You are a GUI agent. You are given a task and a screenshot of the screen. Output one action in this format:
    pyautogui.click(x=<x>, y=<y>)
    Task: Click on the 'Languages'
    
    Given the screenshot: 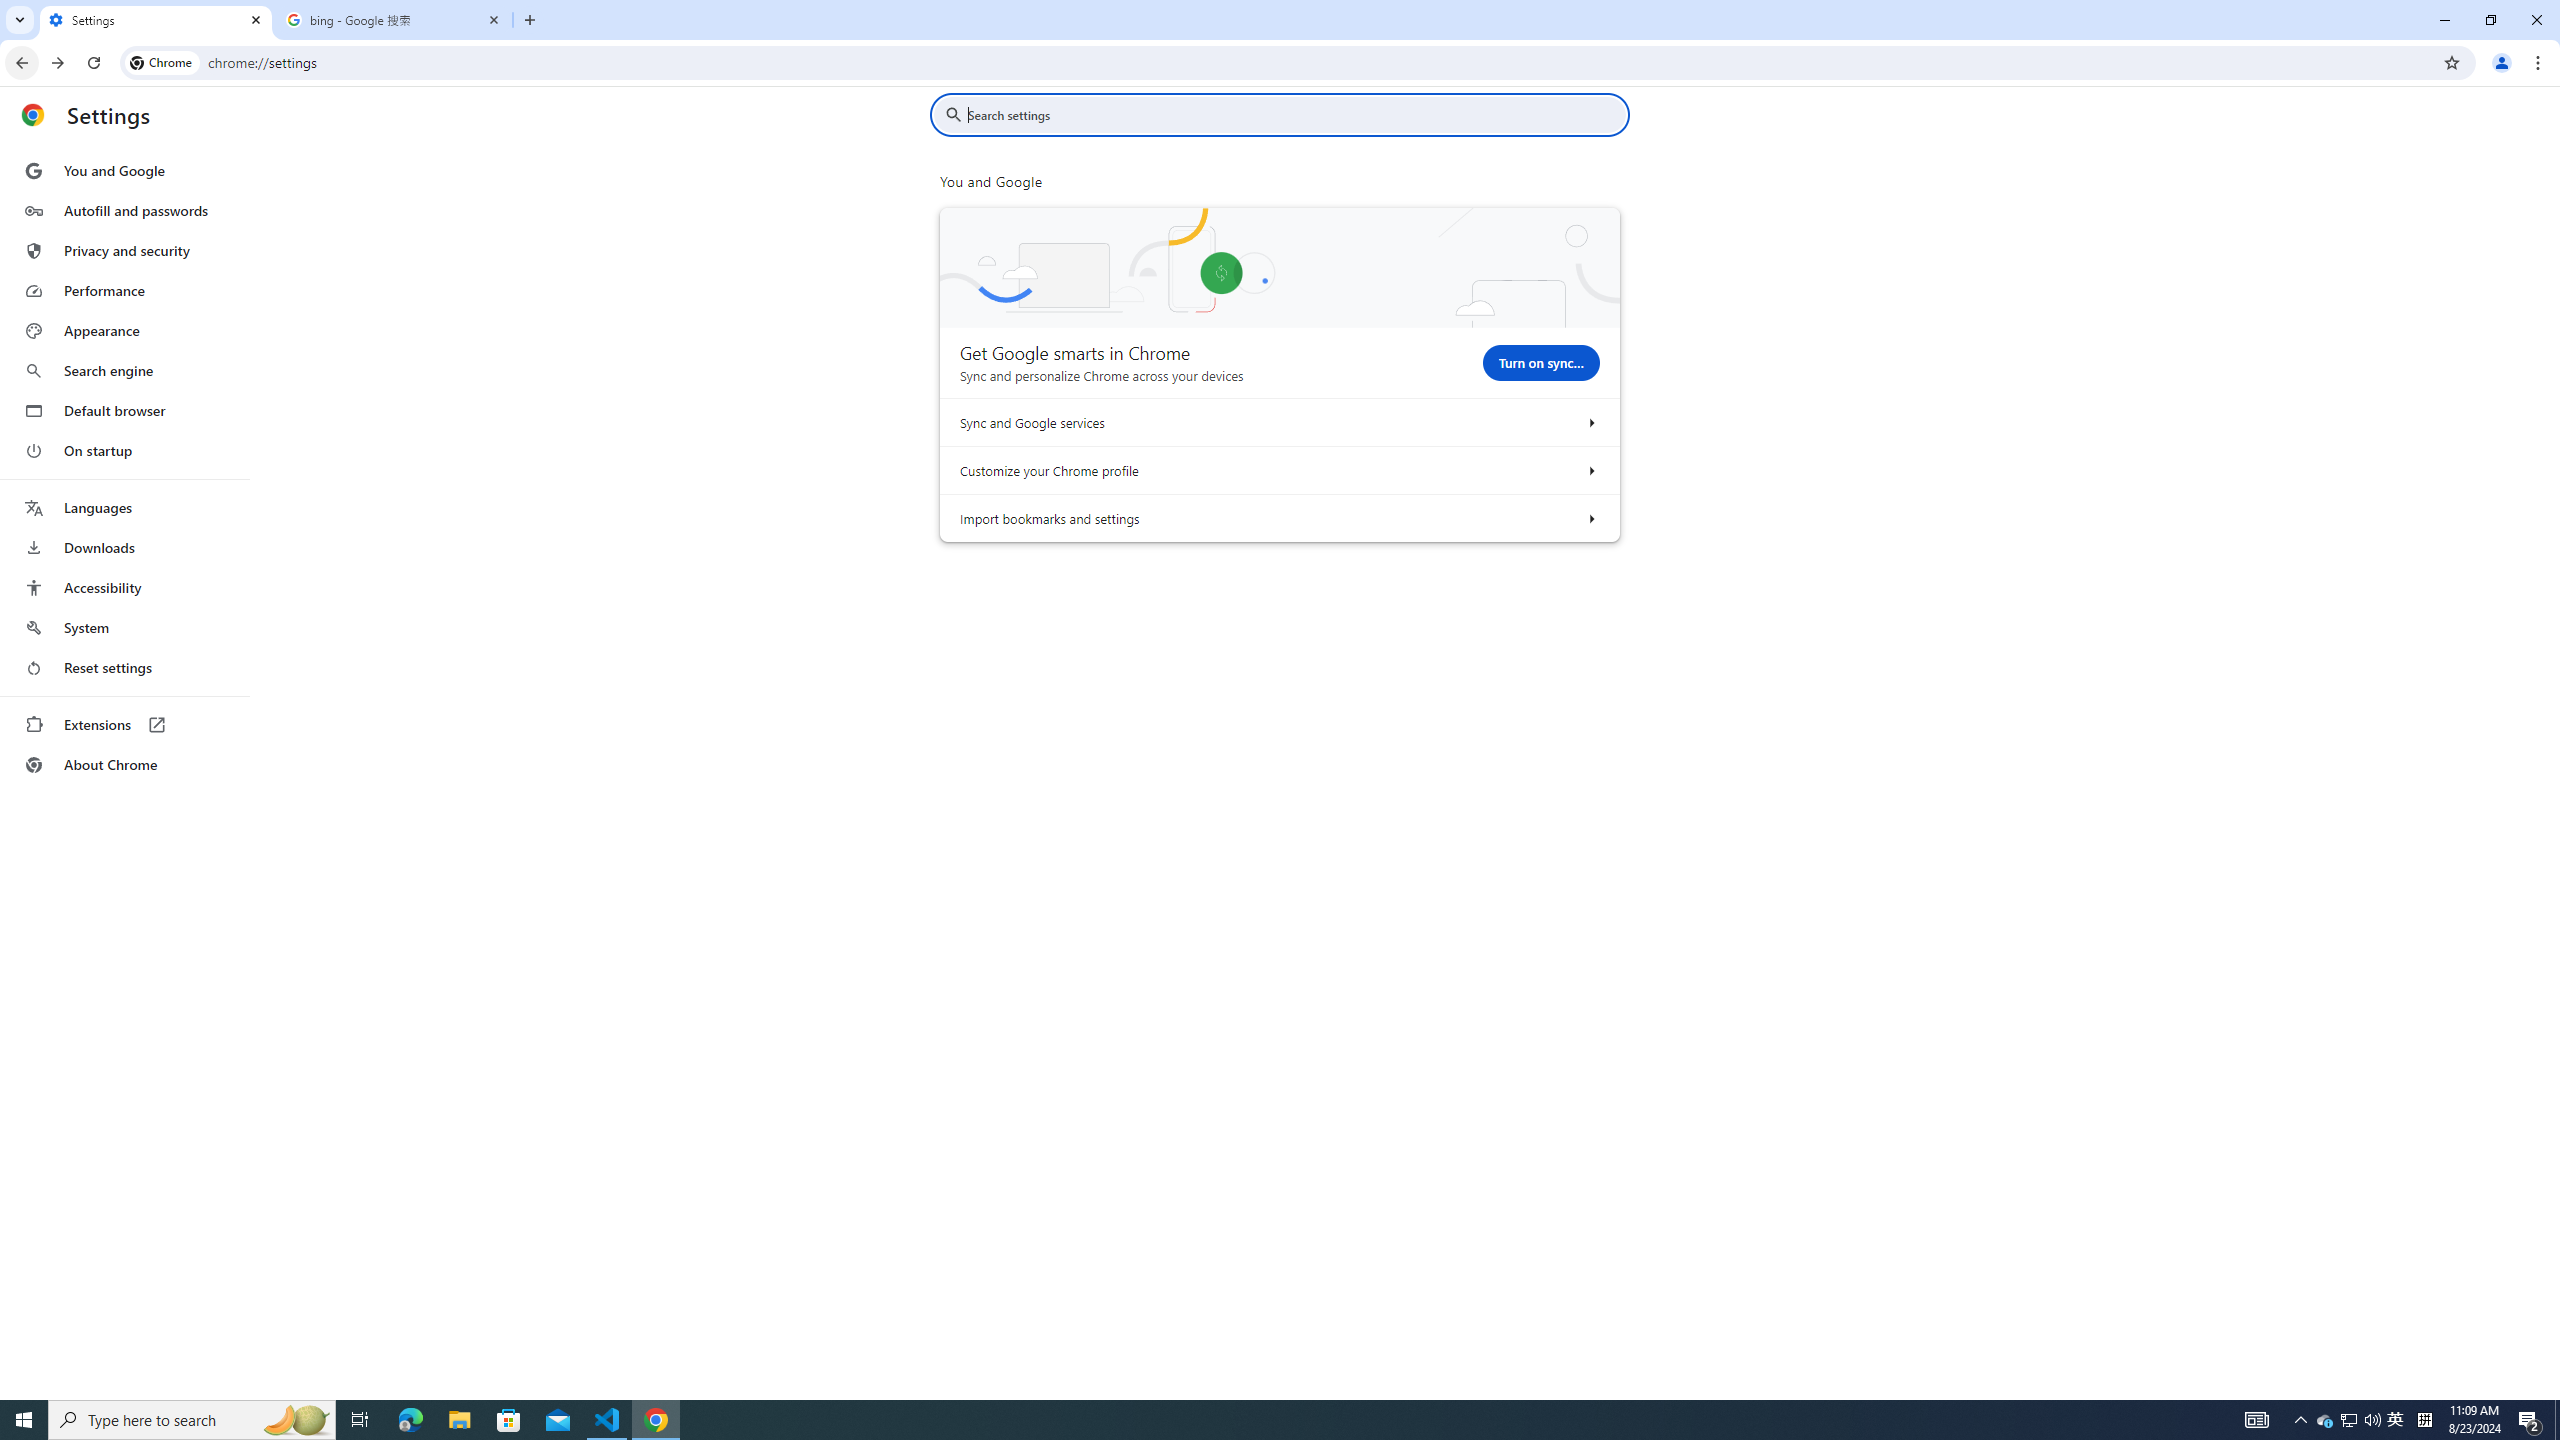 What is the action you would take?
    pyautogui.click(x=123, y=508)
    